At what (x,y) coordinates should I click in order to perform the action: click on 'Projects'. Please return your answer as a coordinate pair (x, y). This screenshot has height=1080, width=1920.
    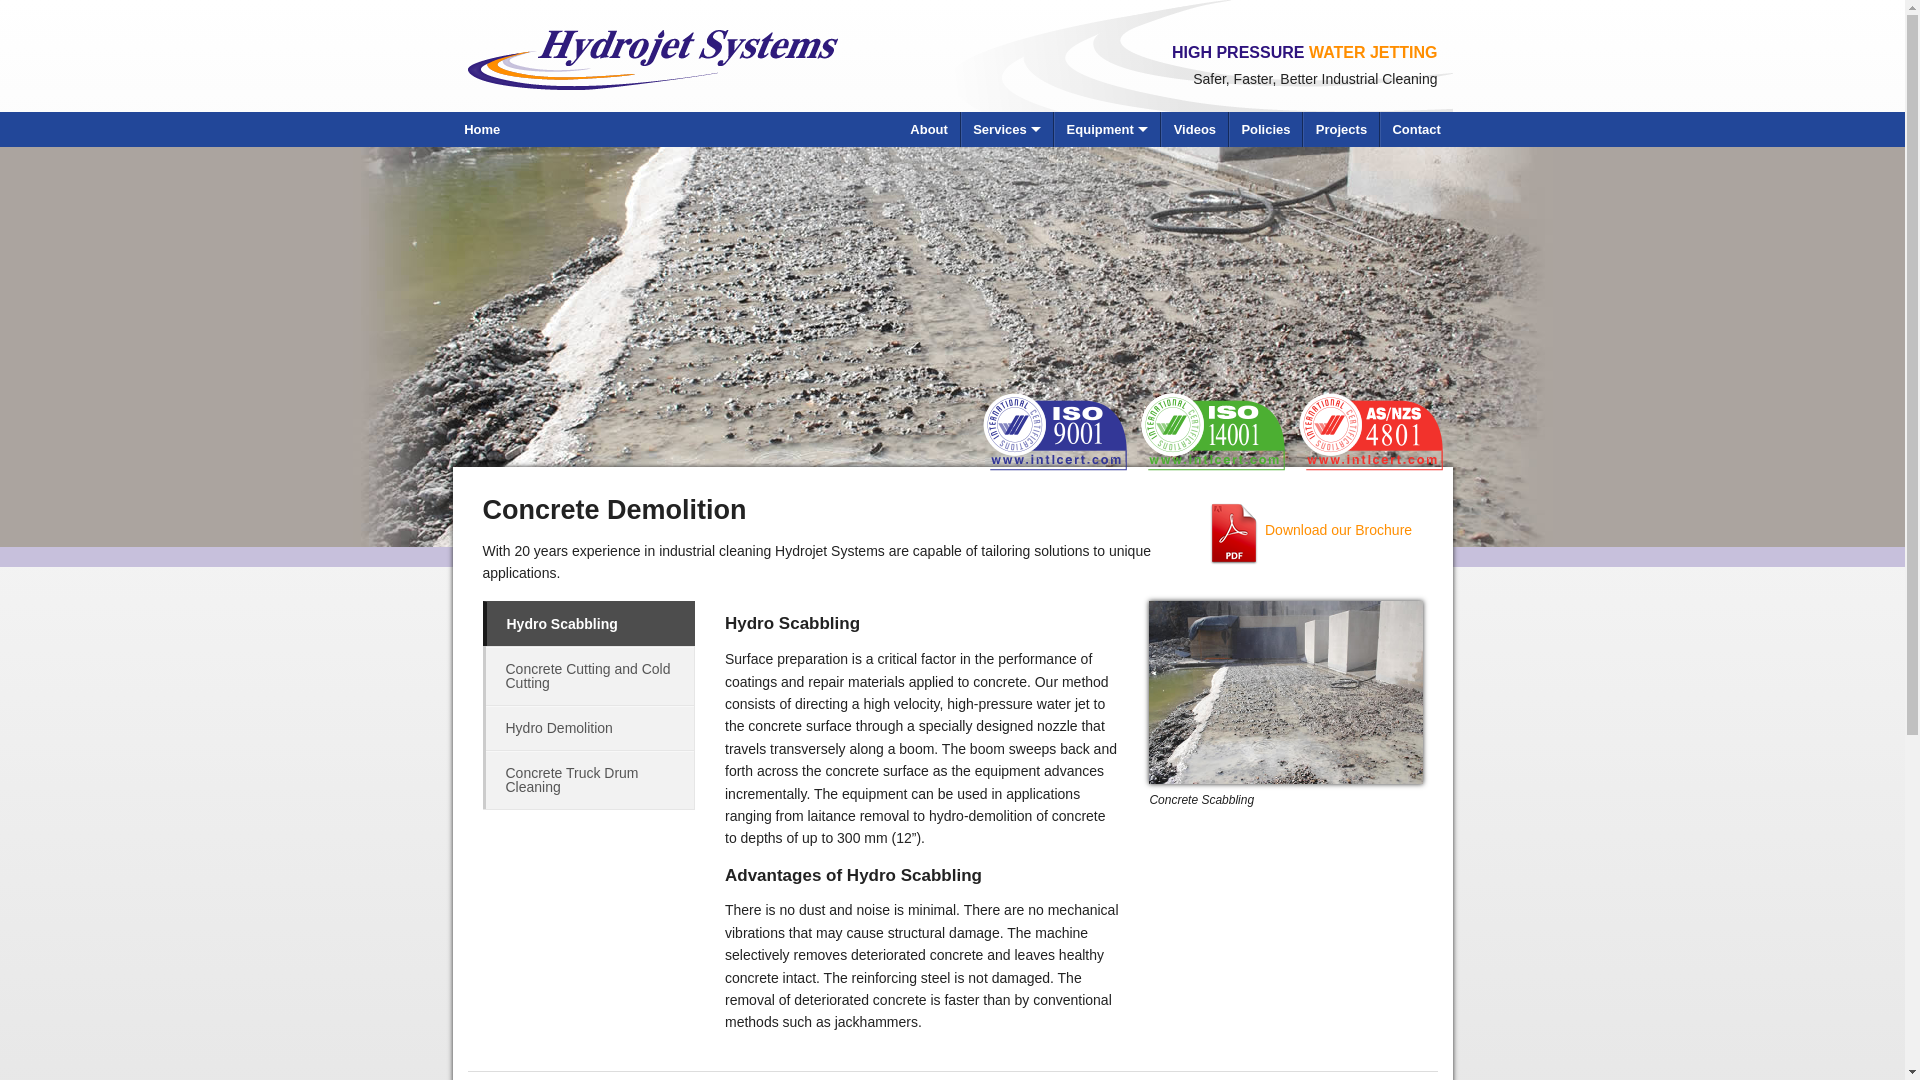
    Looking at the image, I should click on (1341, 129).